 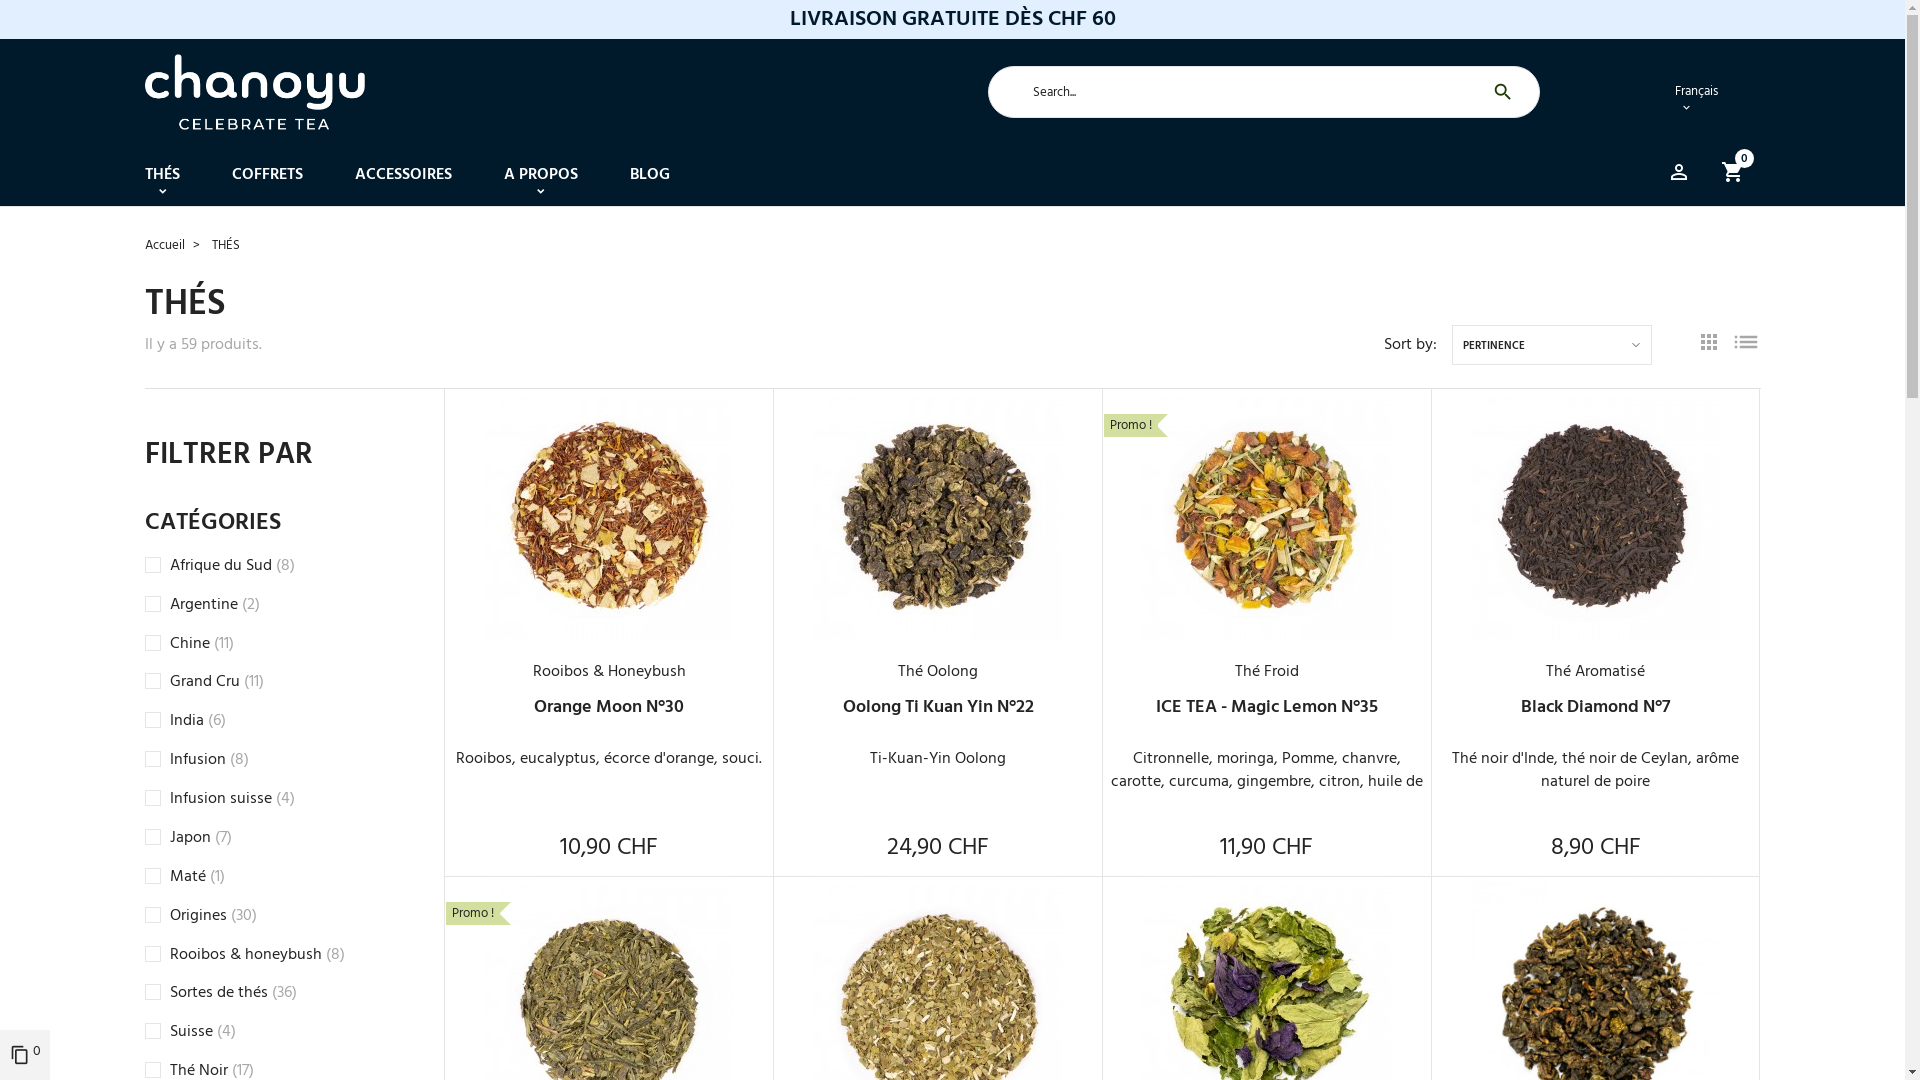 I want to click on 'Afrique du Sud (8)', so click(x=232, y=566).